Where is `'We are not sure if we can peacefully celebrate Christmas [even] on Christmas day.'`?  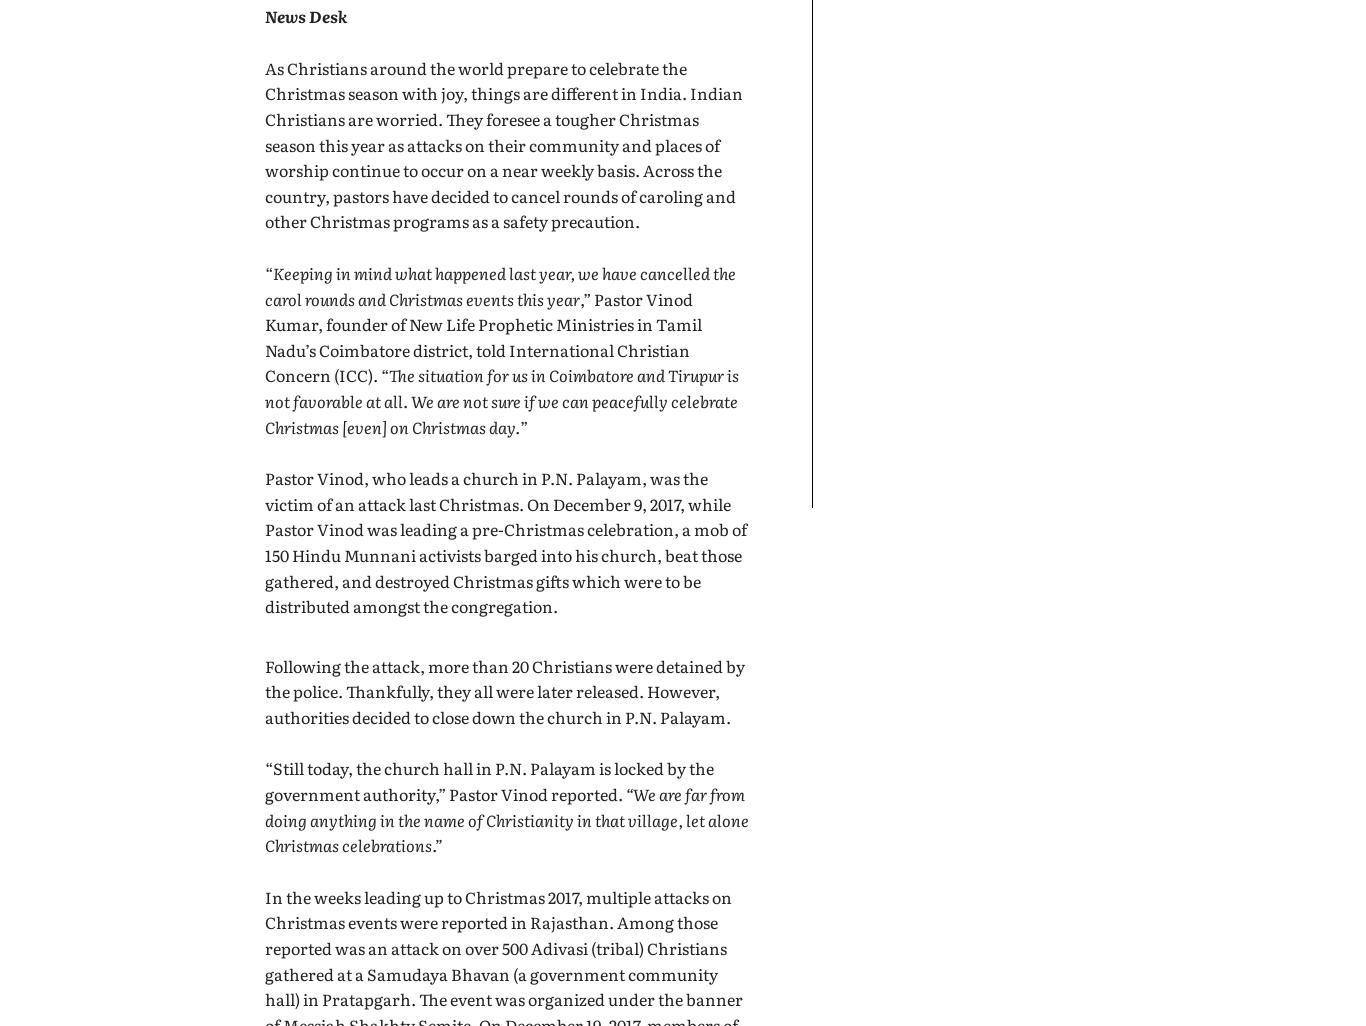
'We are not sure if we can peacefully celebrate Christmas [even] on Christmas day.' is located at coordinates (501, 412).